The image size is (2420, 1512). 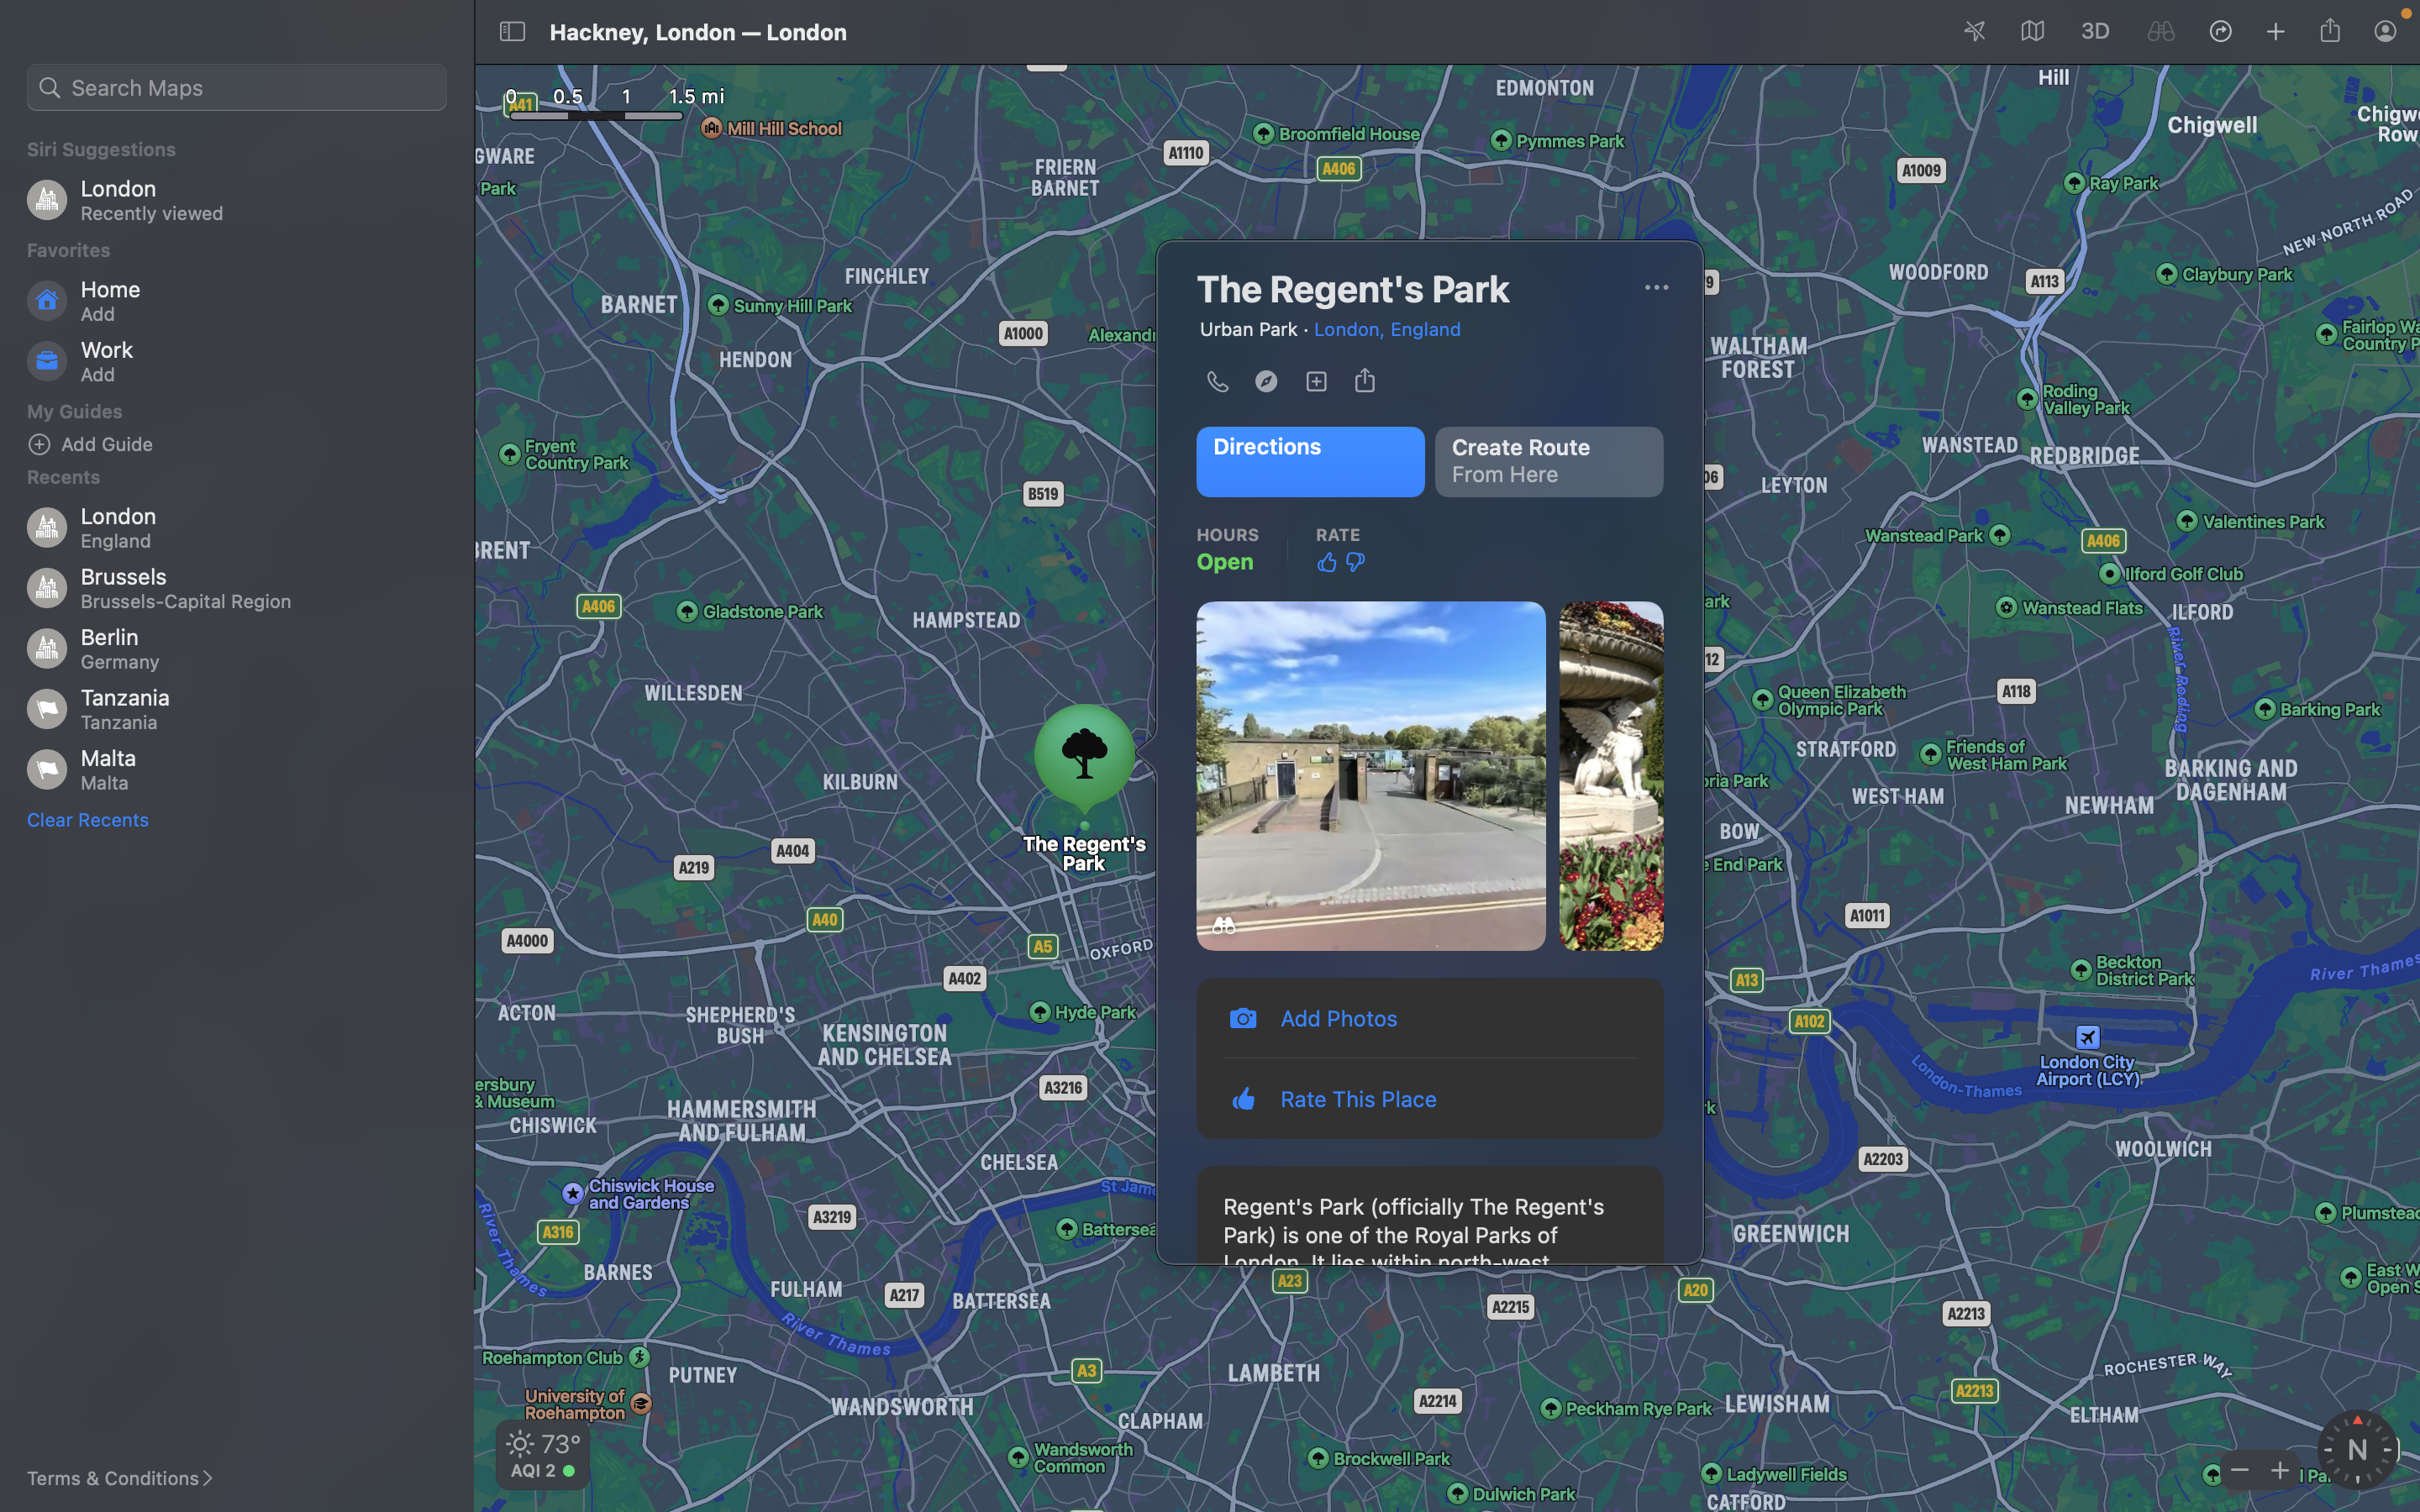 I want to click on Locate the public transit station closest to me, so click(x=1307, y=461).